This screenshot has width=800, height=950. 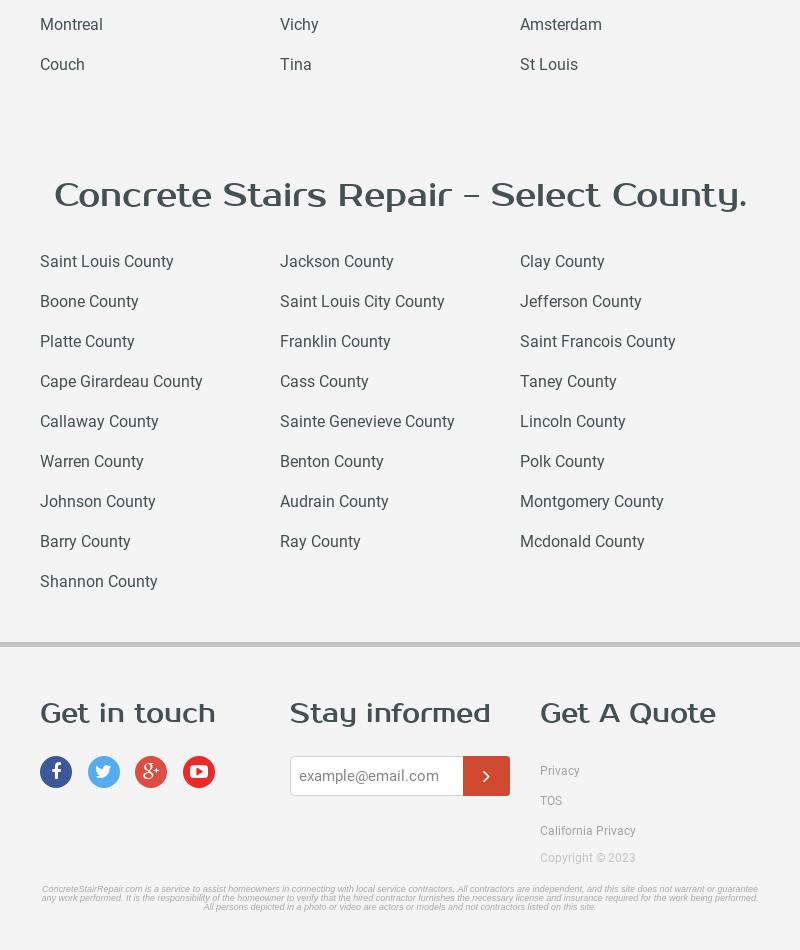 I want to click on 'Cape Girardeau County', so click(x=120, y=380).